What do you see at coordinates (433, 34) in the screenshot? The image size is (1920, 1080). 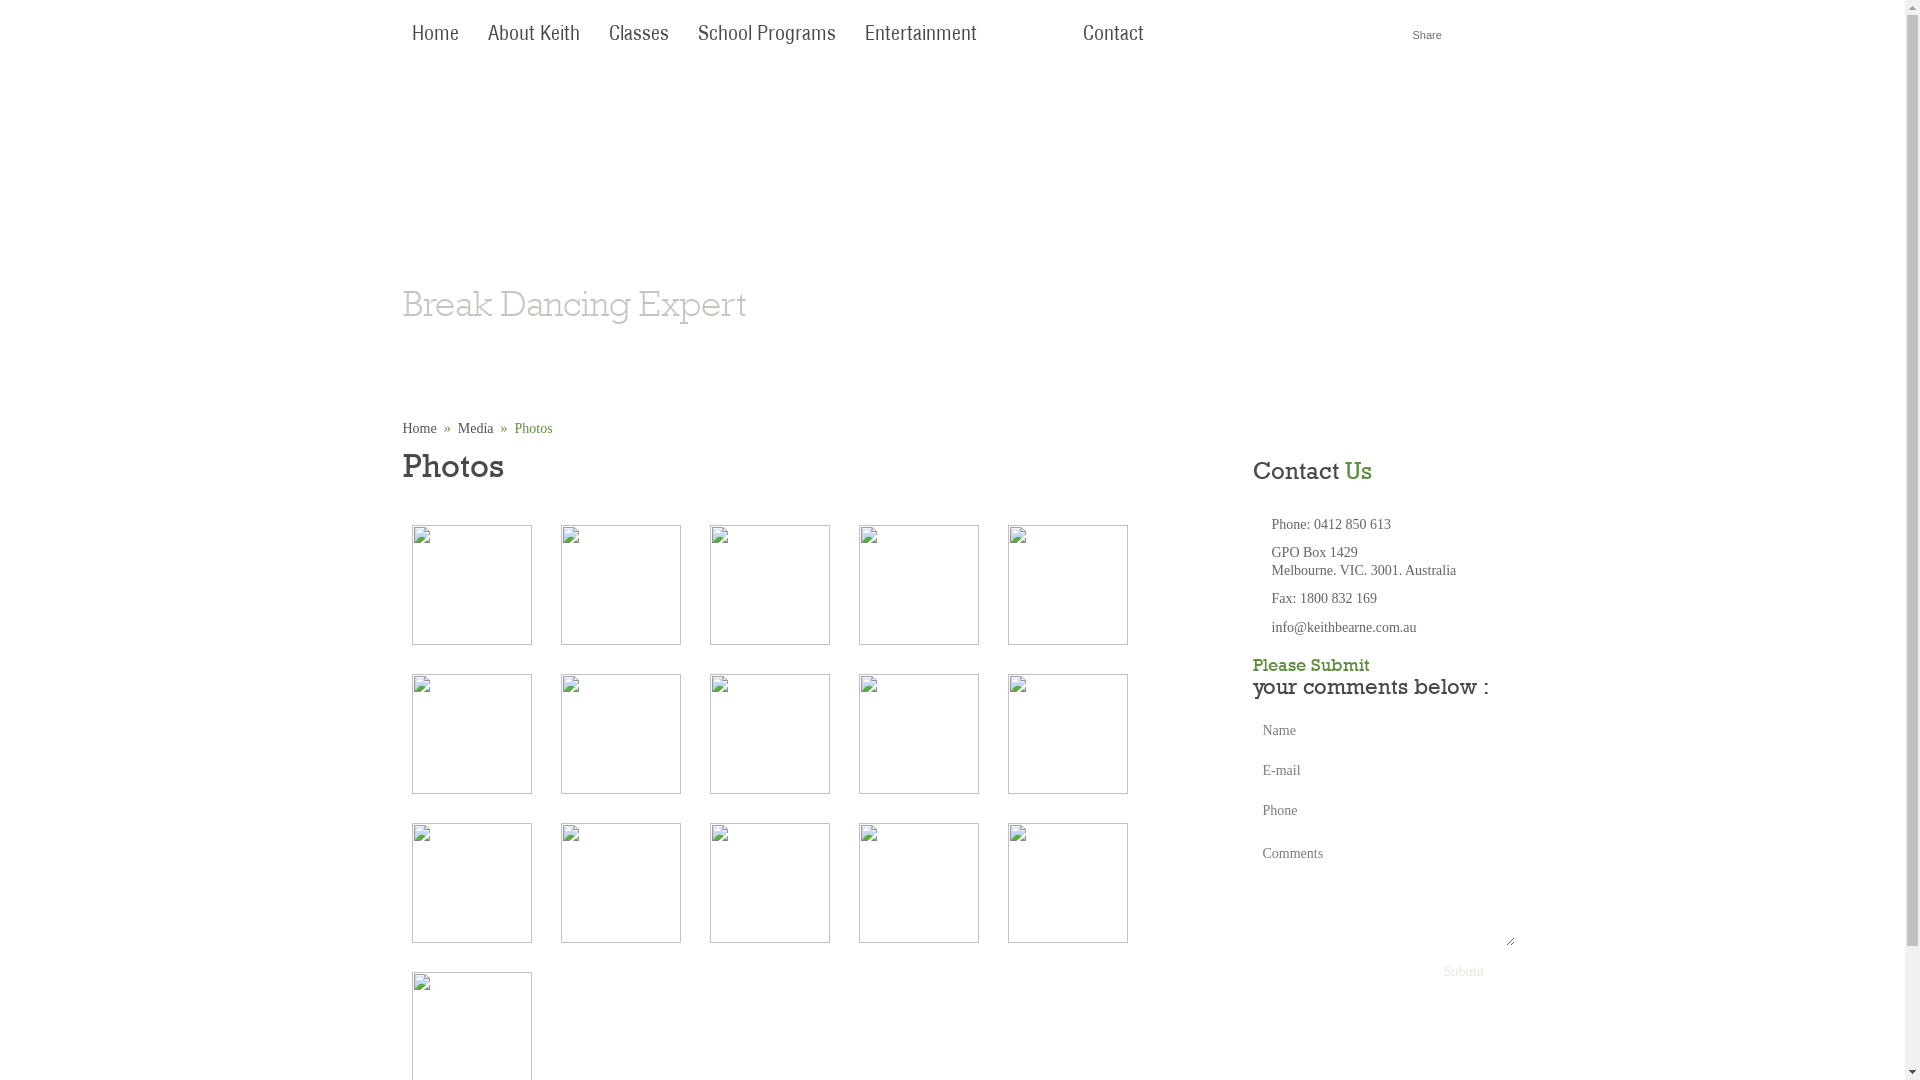 I see `'Home'` at bounding box center [433, 34].